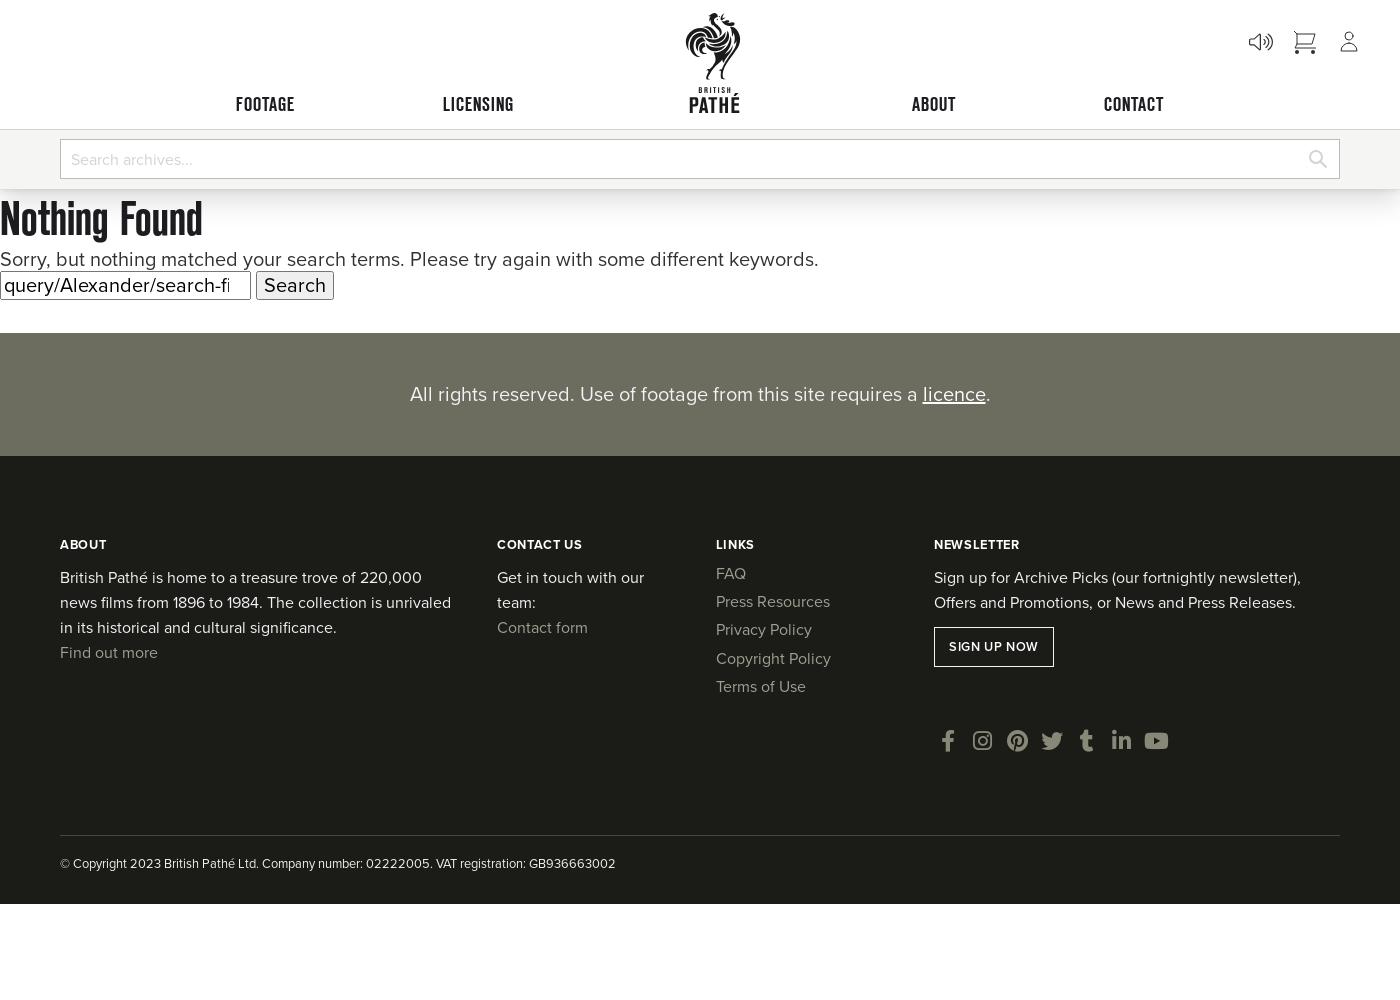 The image size is (1400, 1000). What do you see at coordinates (759, 686) in the screenshot?
I see `'Terms of Use'` at bounding box center [759, 686].